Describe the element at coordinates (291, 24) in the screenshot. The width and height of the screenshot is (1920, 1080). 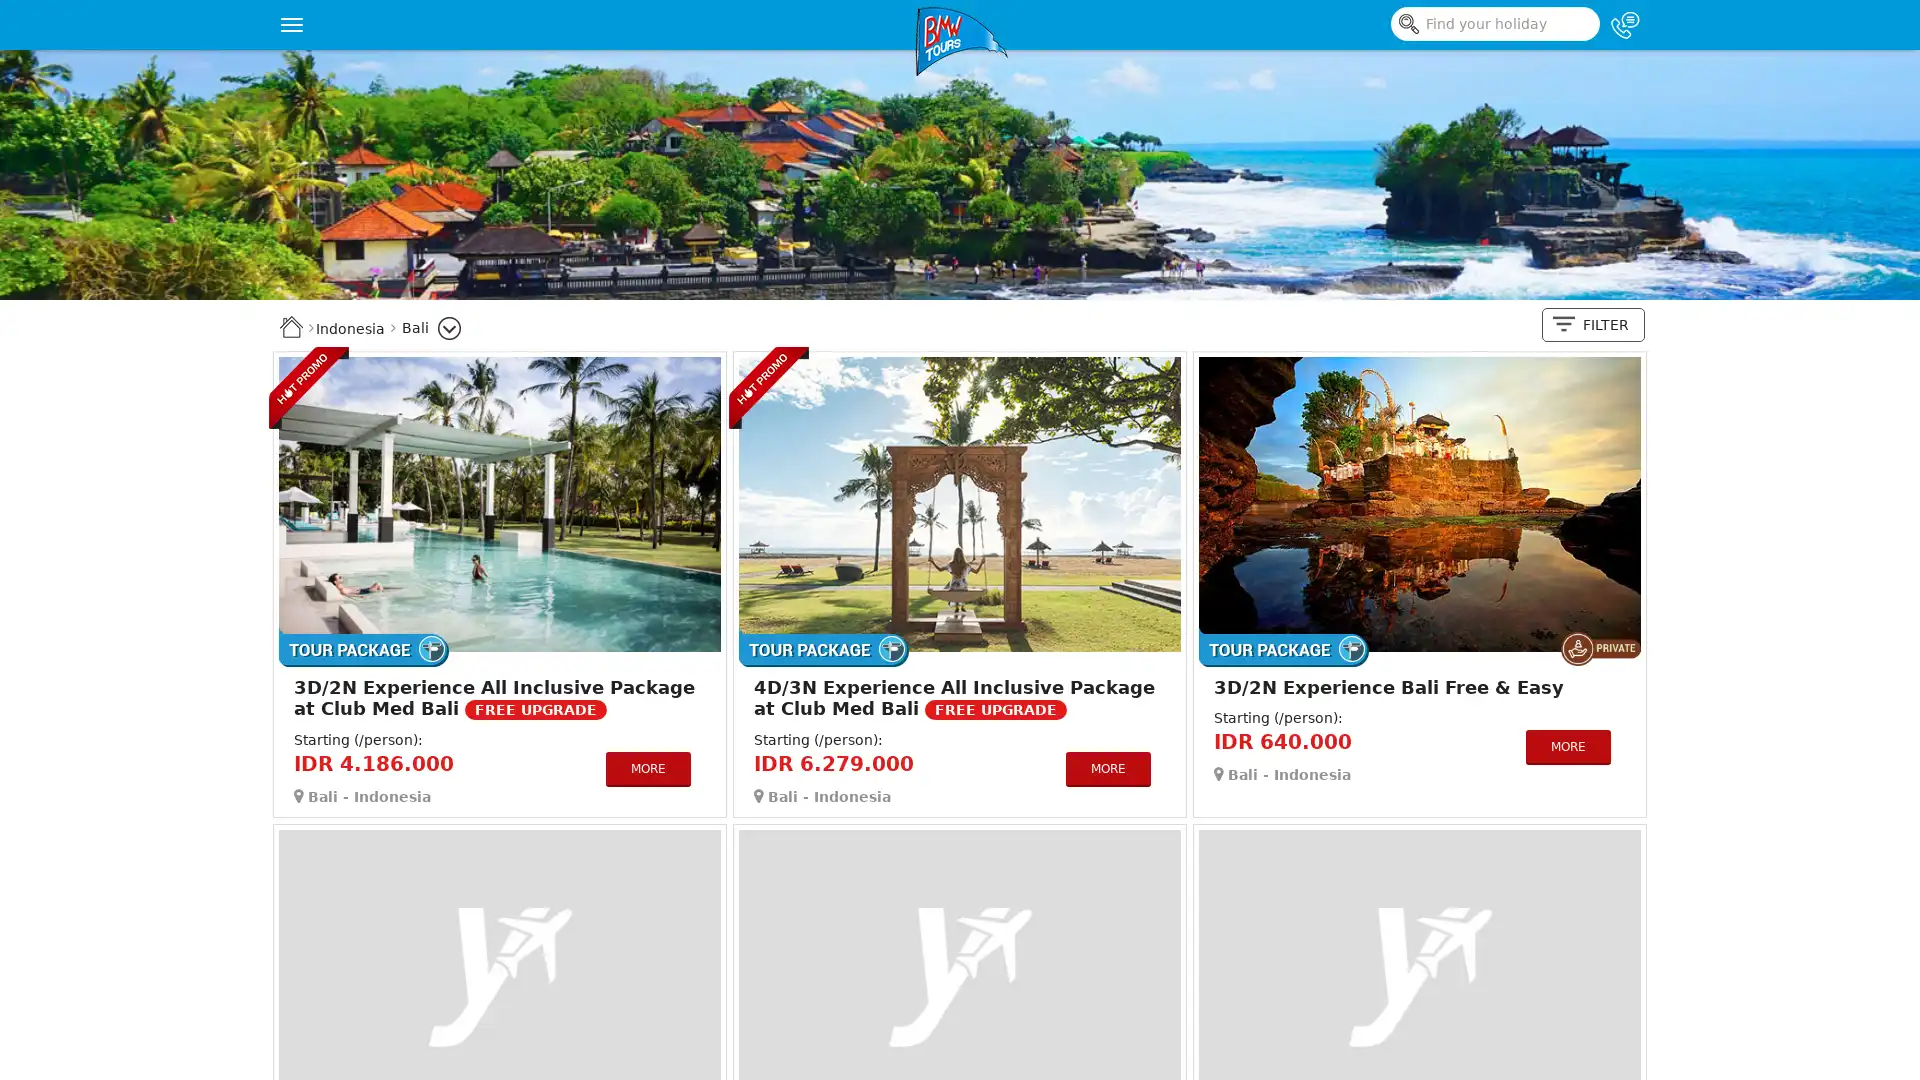
I see `Toggle navigation` at that location.